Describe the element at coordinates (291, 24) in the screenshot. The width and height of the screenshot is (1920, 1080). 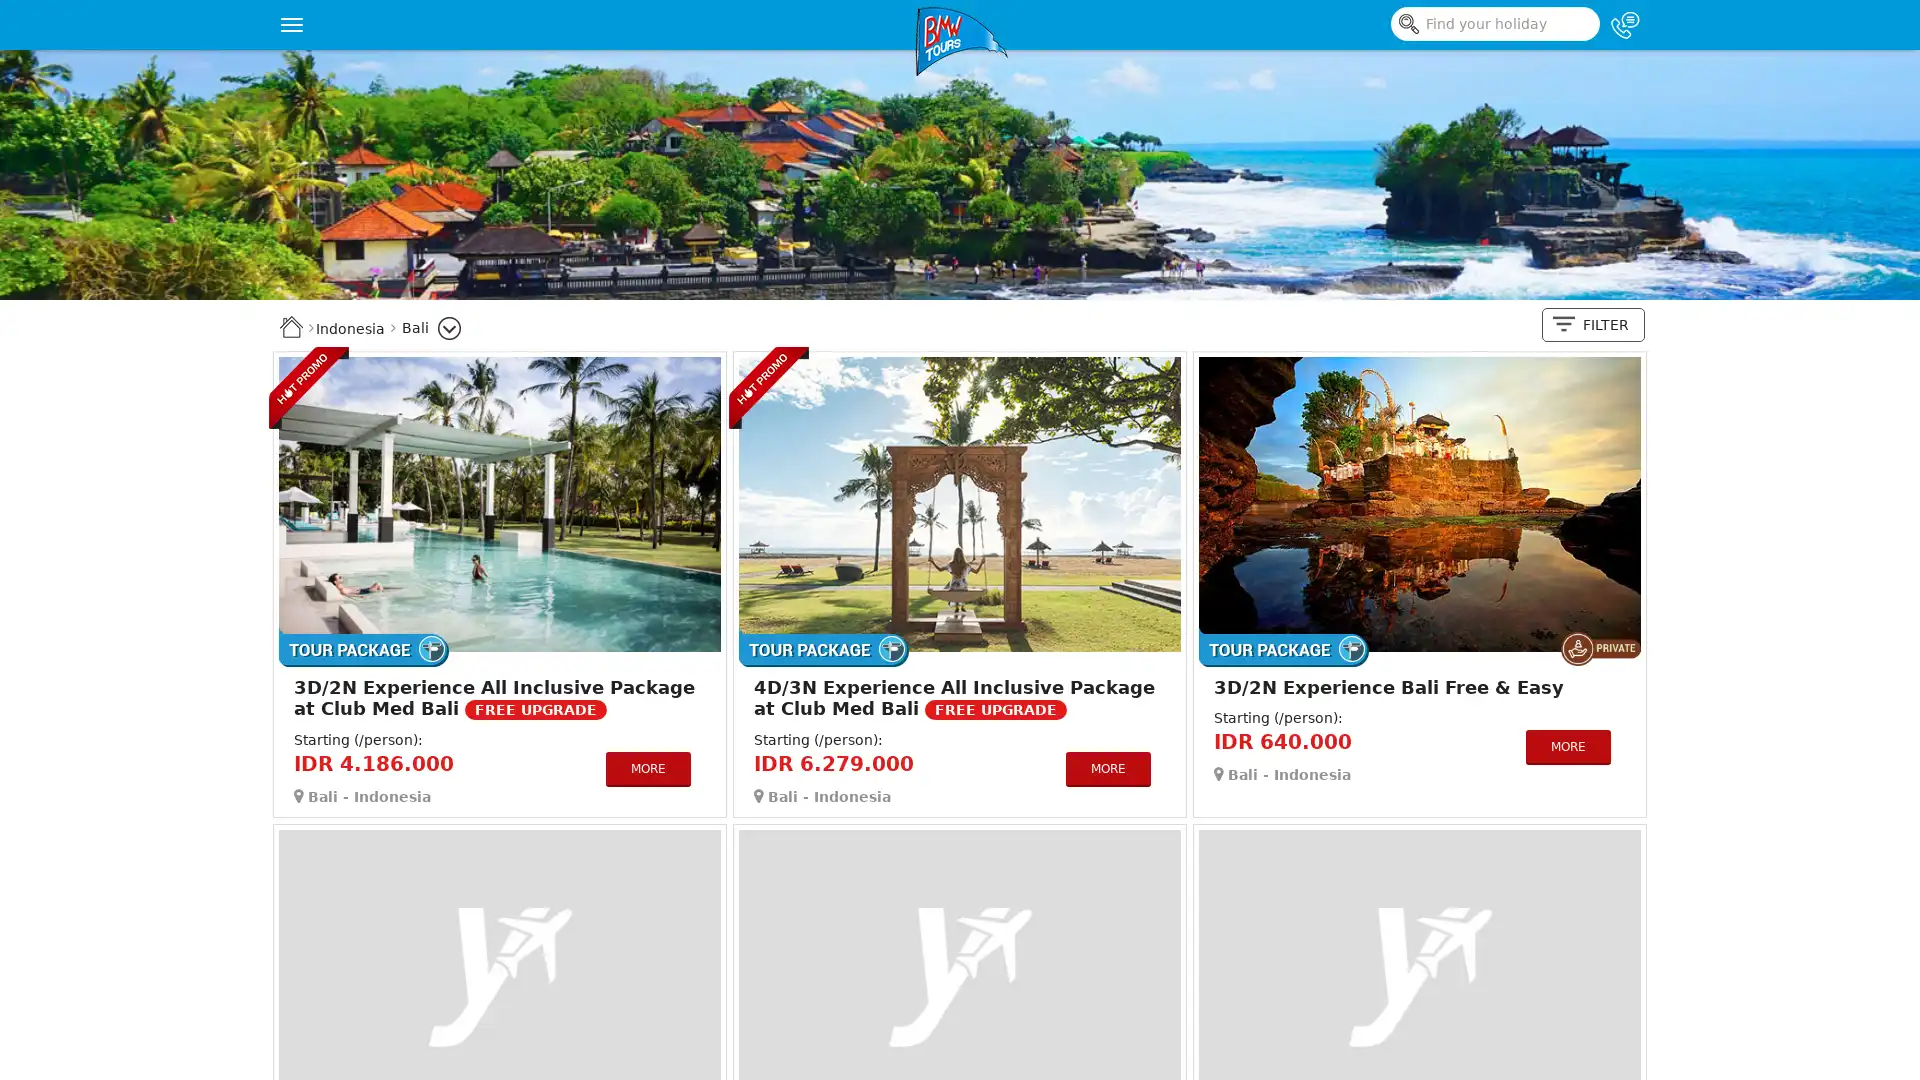
I see `Toggle navigation` at that location.